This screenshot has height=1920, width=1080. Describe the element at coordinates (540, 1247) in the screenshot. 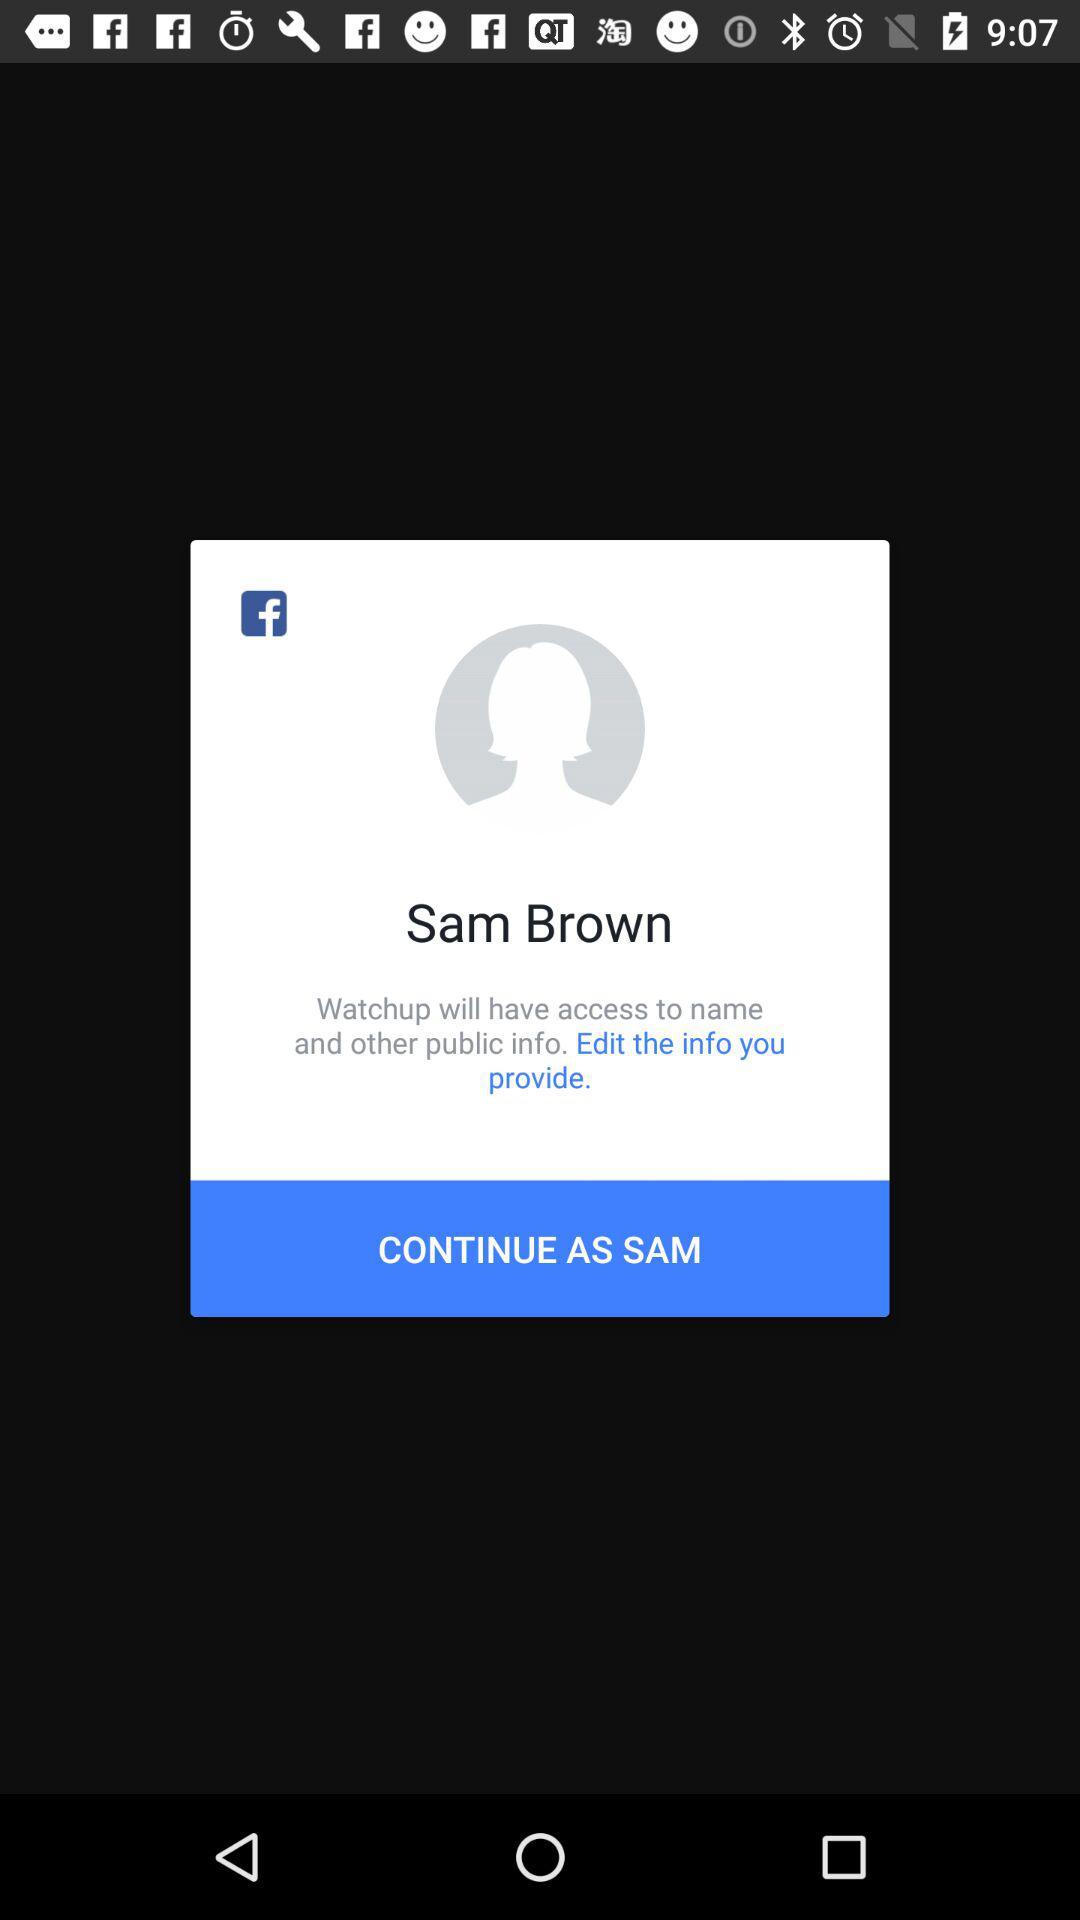

I see `continue as sam icon` at that location.